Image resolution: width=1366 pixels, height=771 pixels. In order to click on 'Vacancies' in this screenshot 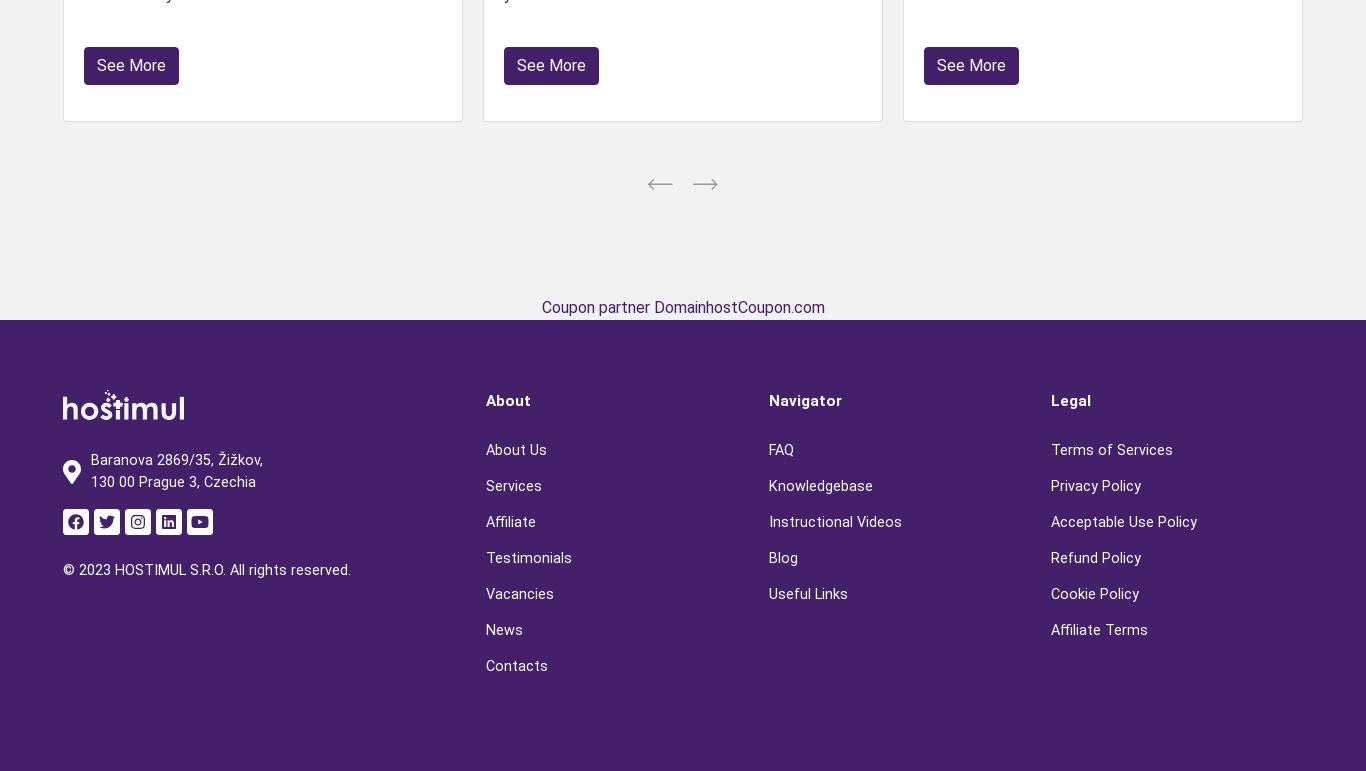, I will do `click(520, 592)`.